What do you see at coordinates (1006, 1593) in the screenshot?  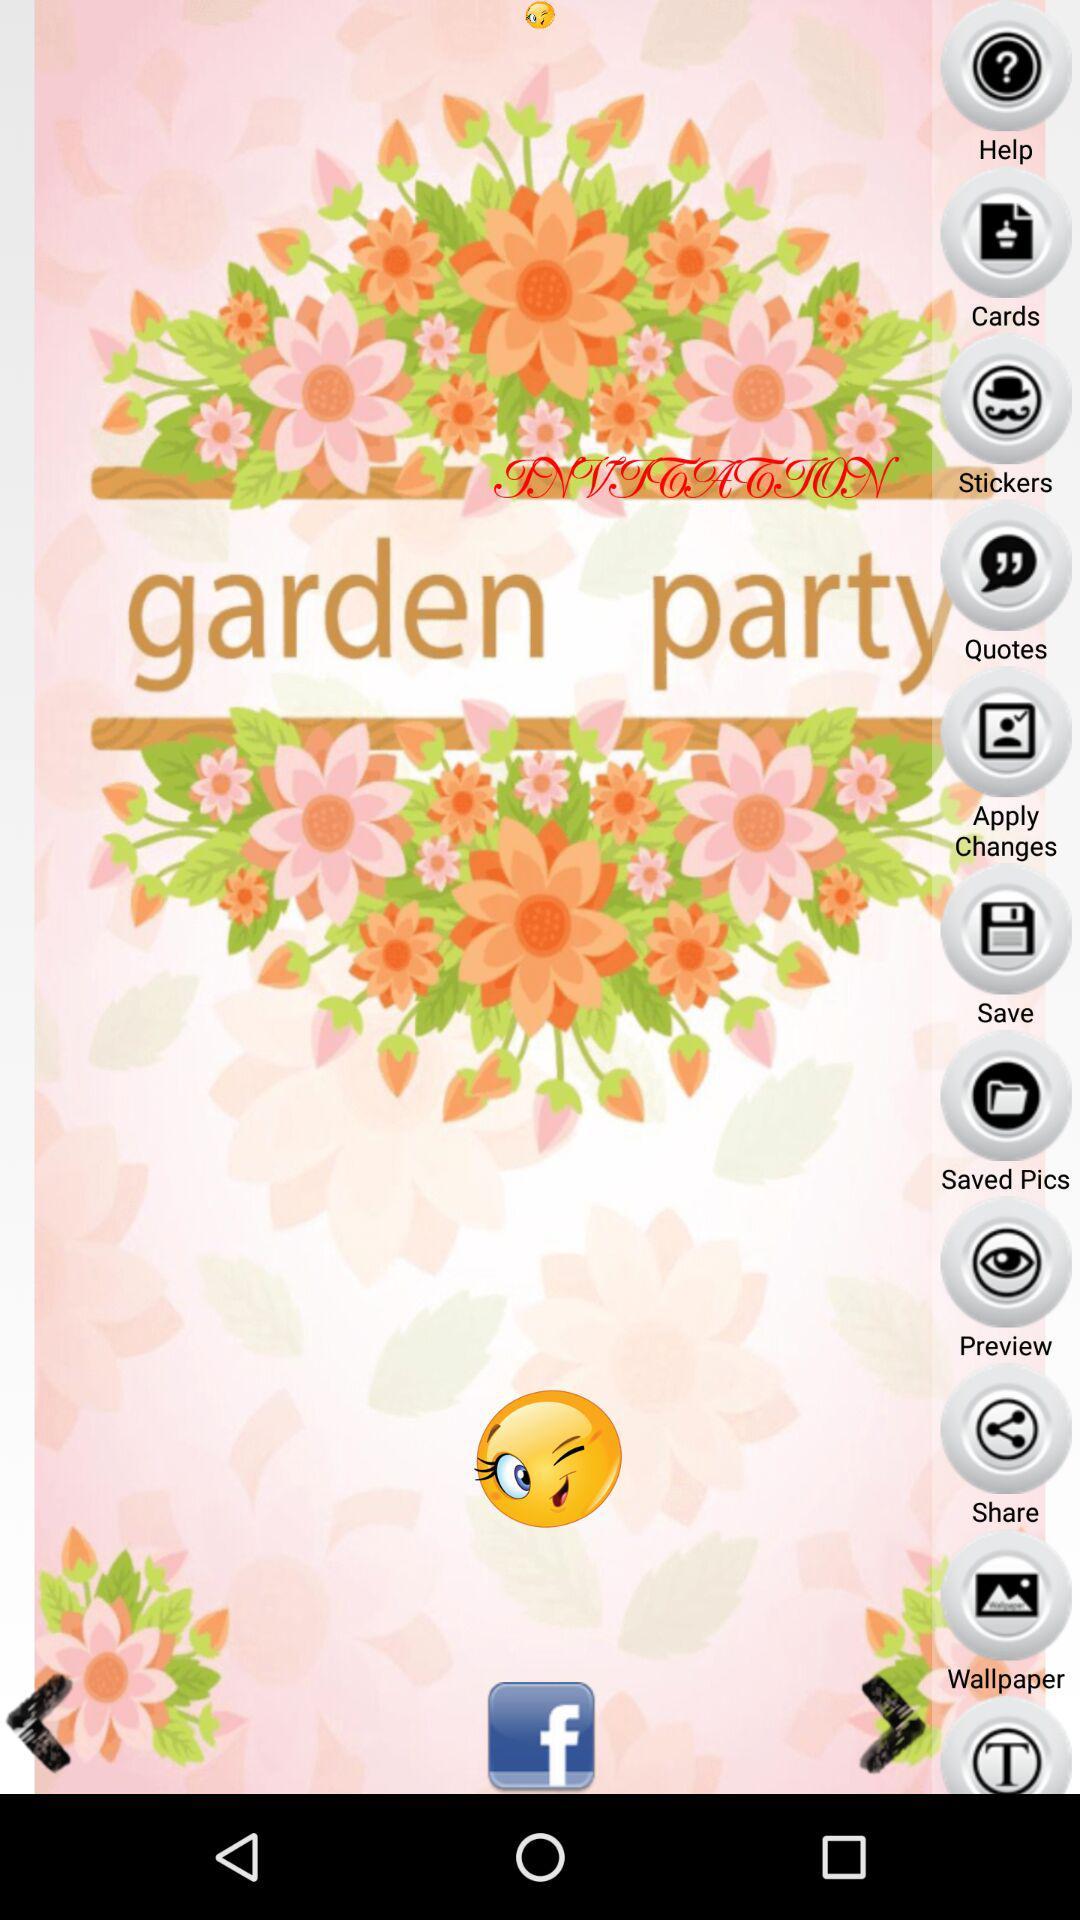 I see `wallpaper` at bounding box center [1006, 1593].